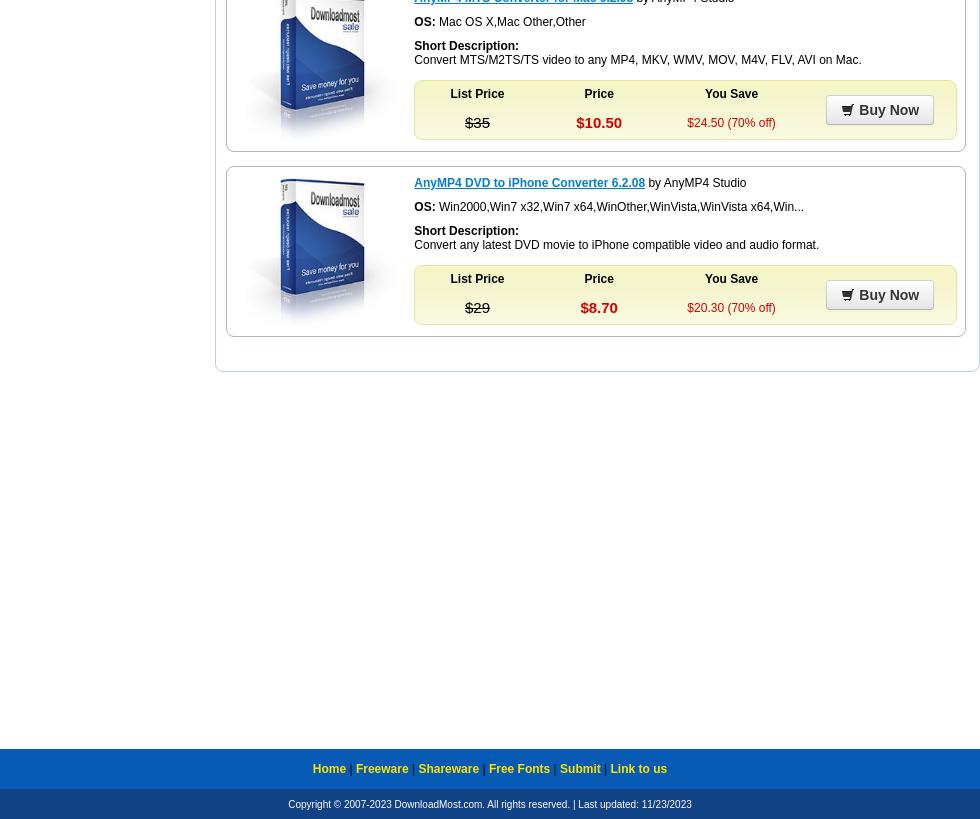 The height and width of the screenshot is (819, 980). What do you see at coordinates (598, 307) in the screenshot?
I see `'$8.70'` at bounding box center [598, 307].